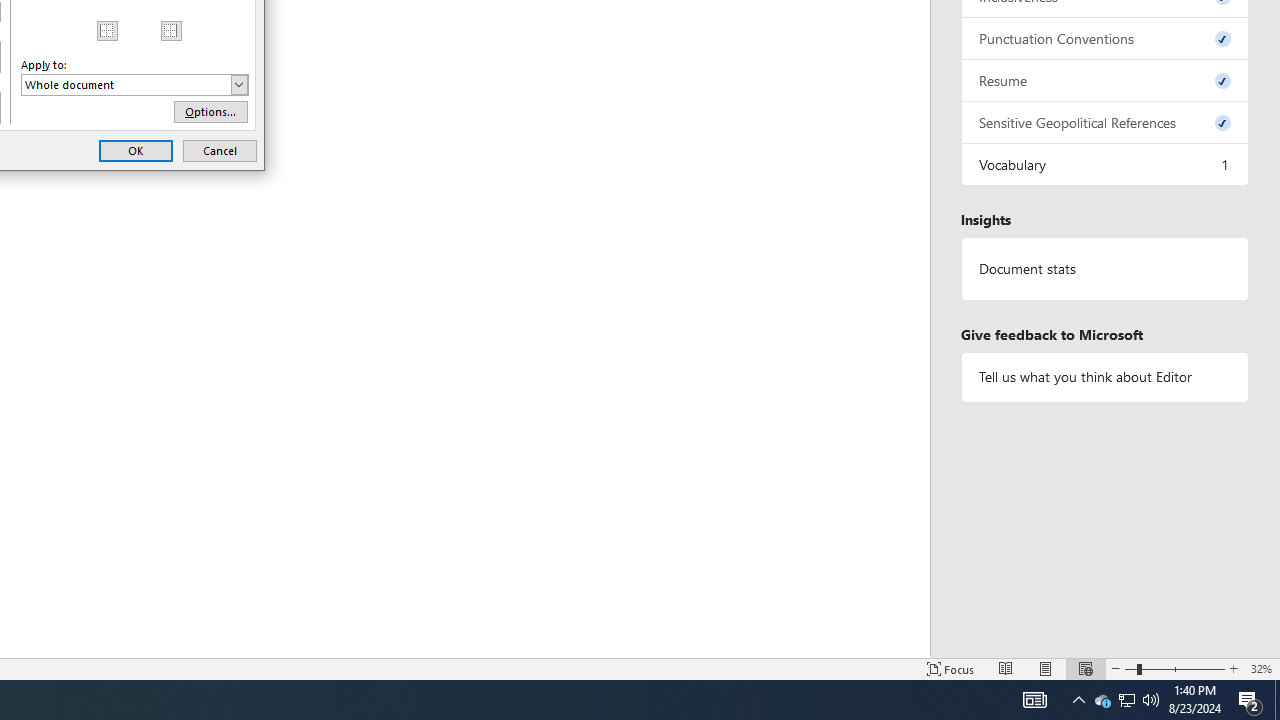 The width and height of the screenshot is (1280, 720). Describe the element at coordinates (1276, 698) in the screenshot. I see `'Show desktop'` at that location.